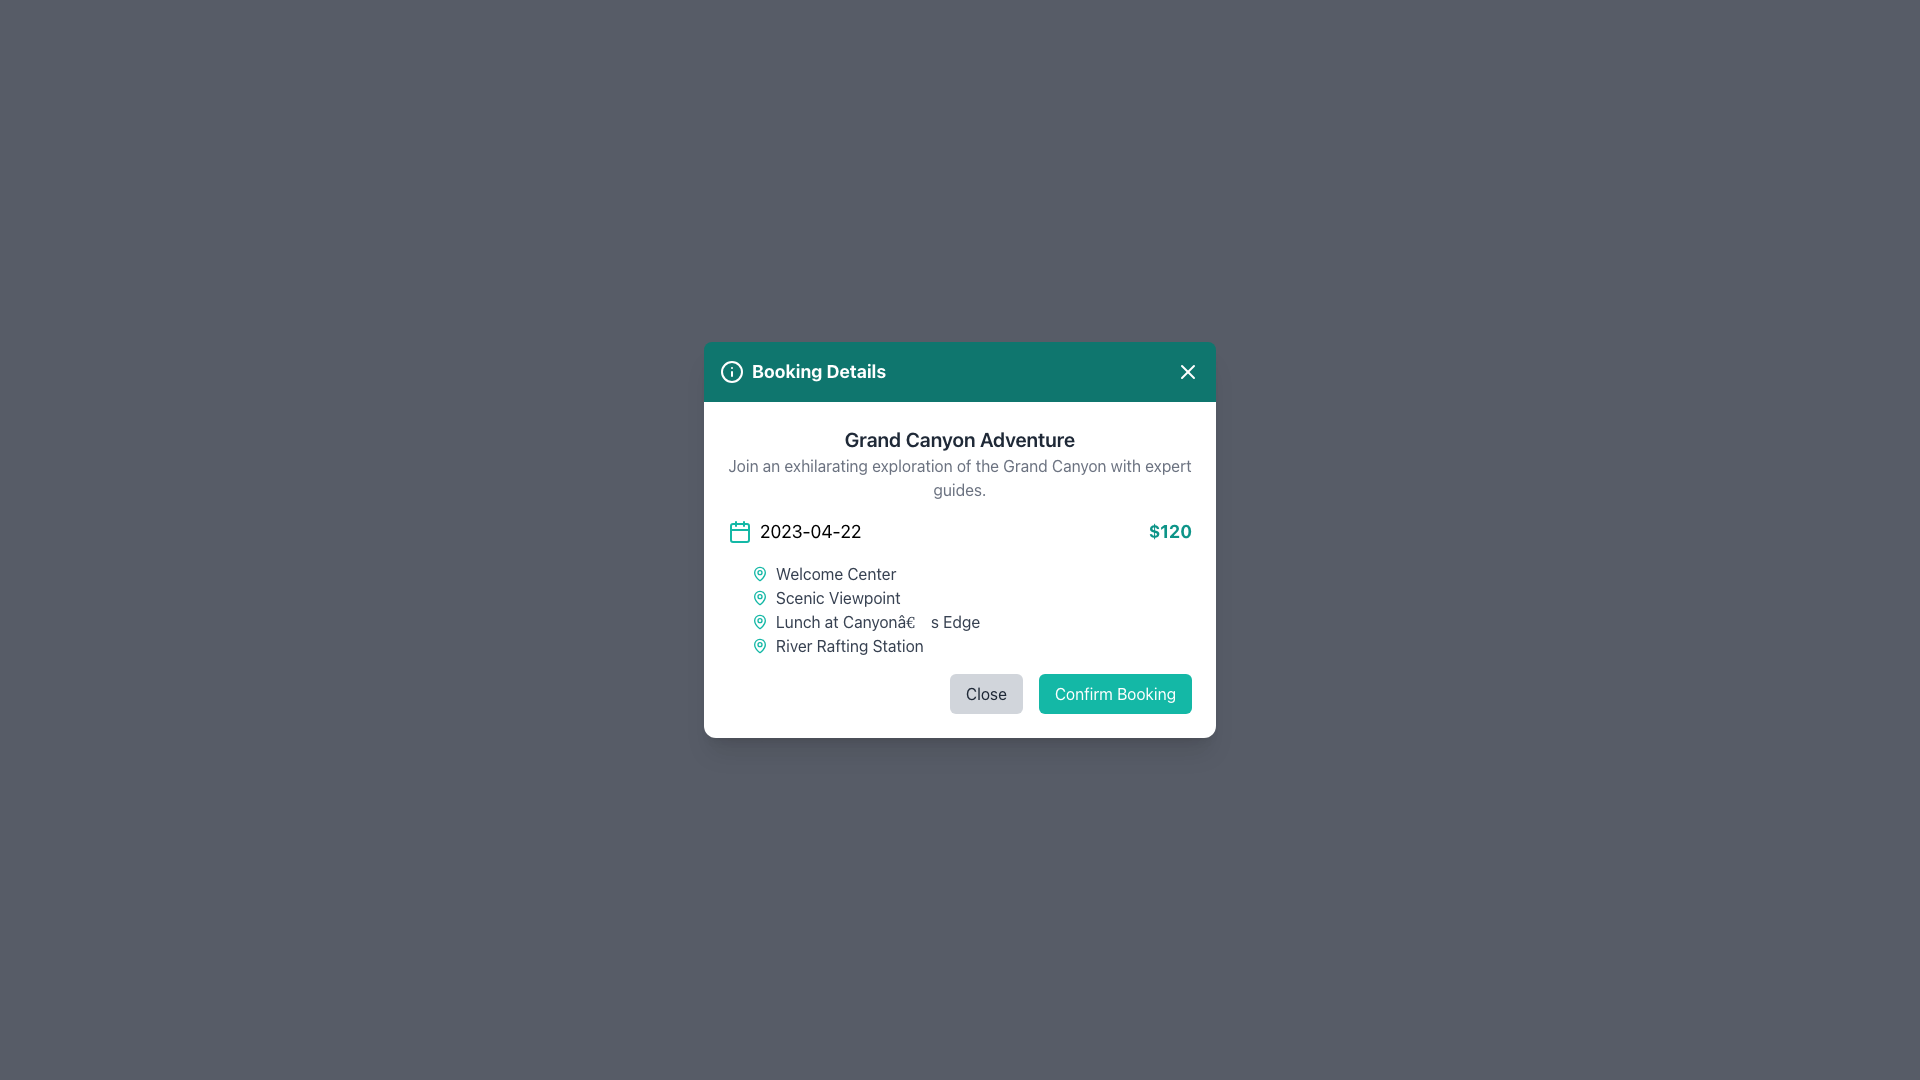  What do you see at coordinates (1170, 531) in the screenshot?
I see `the cost or price text located in the top-right corner of the modal dialog, aligned with the date '2023-04-22'` at bounding box center [1170, 531].